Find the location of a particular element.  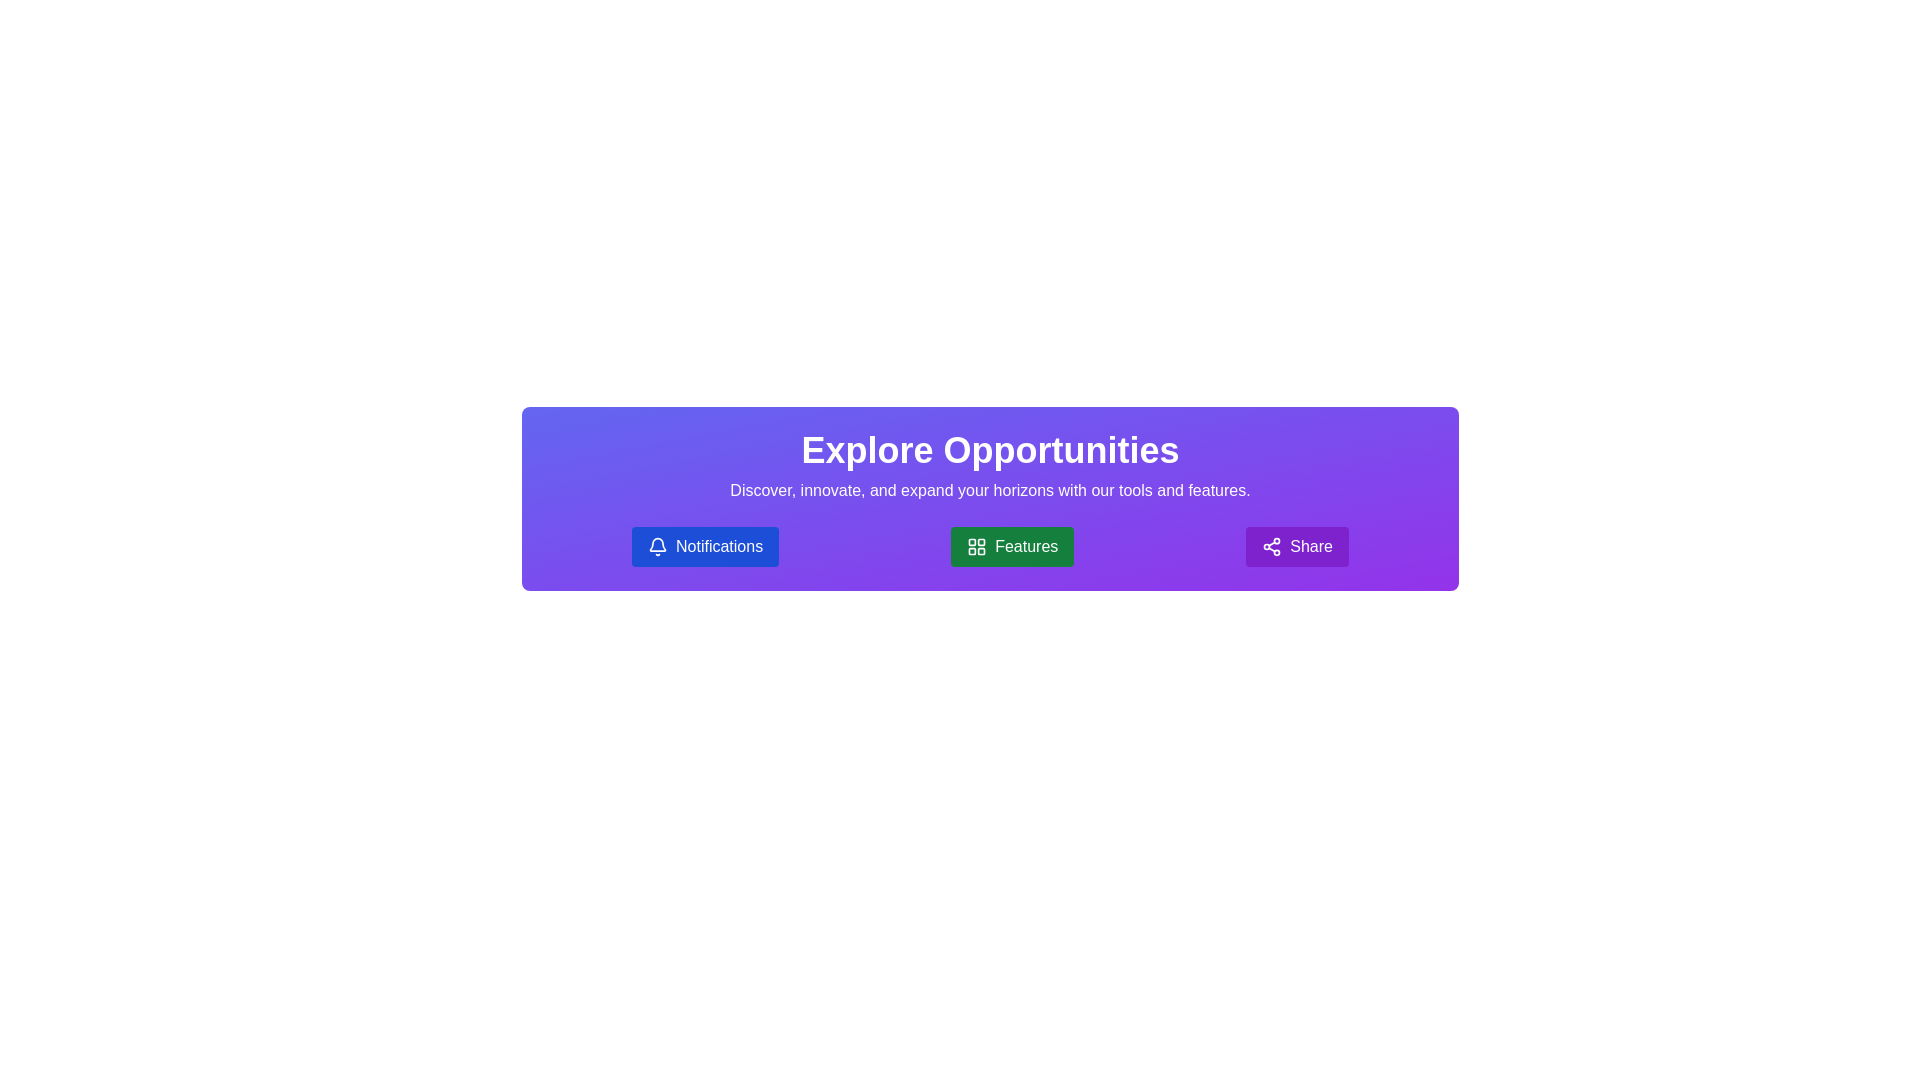

the bell icon located inside the 'Notifications' button is located at coordinates (657, 547).